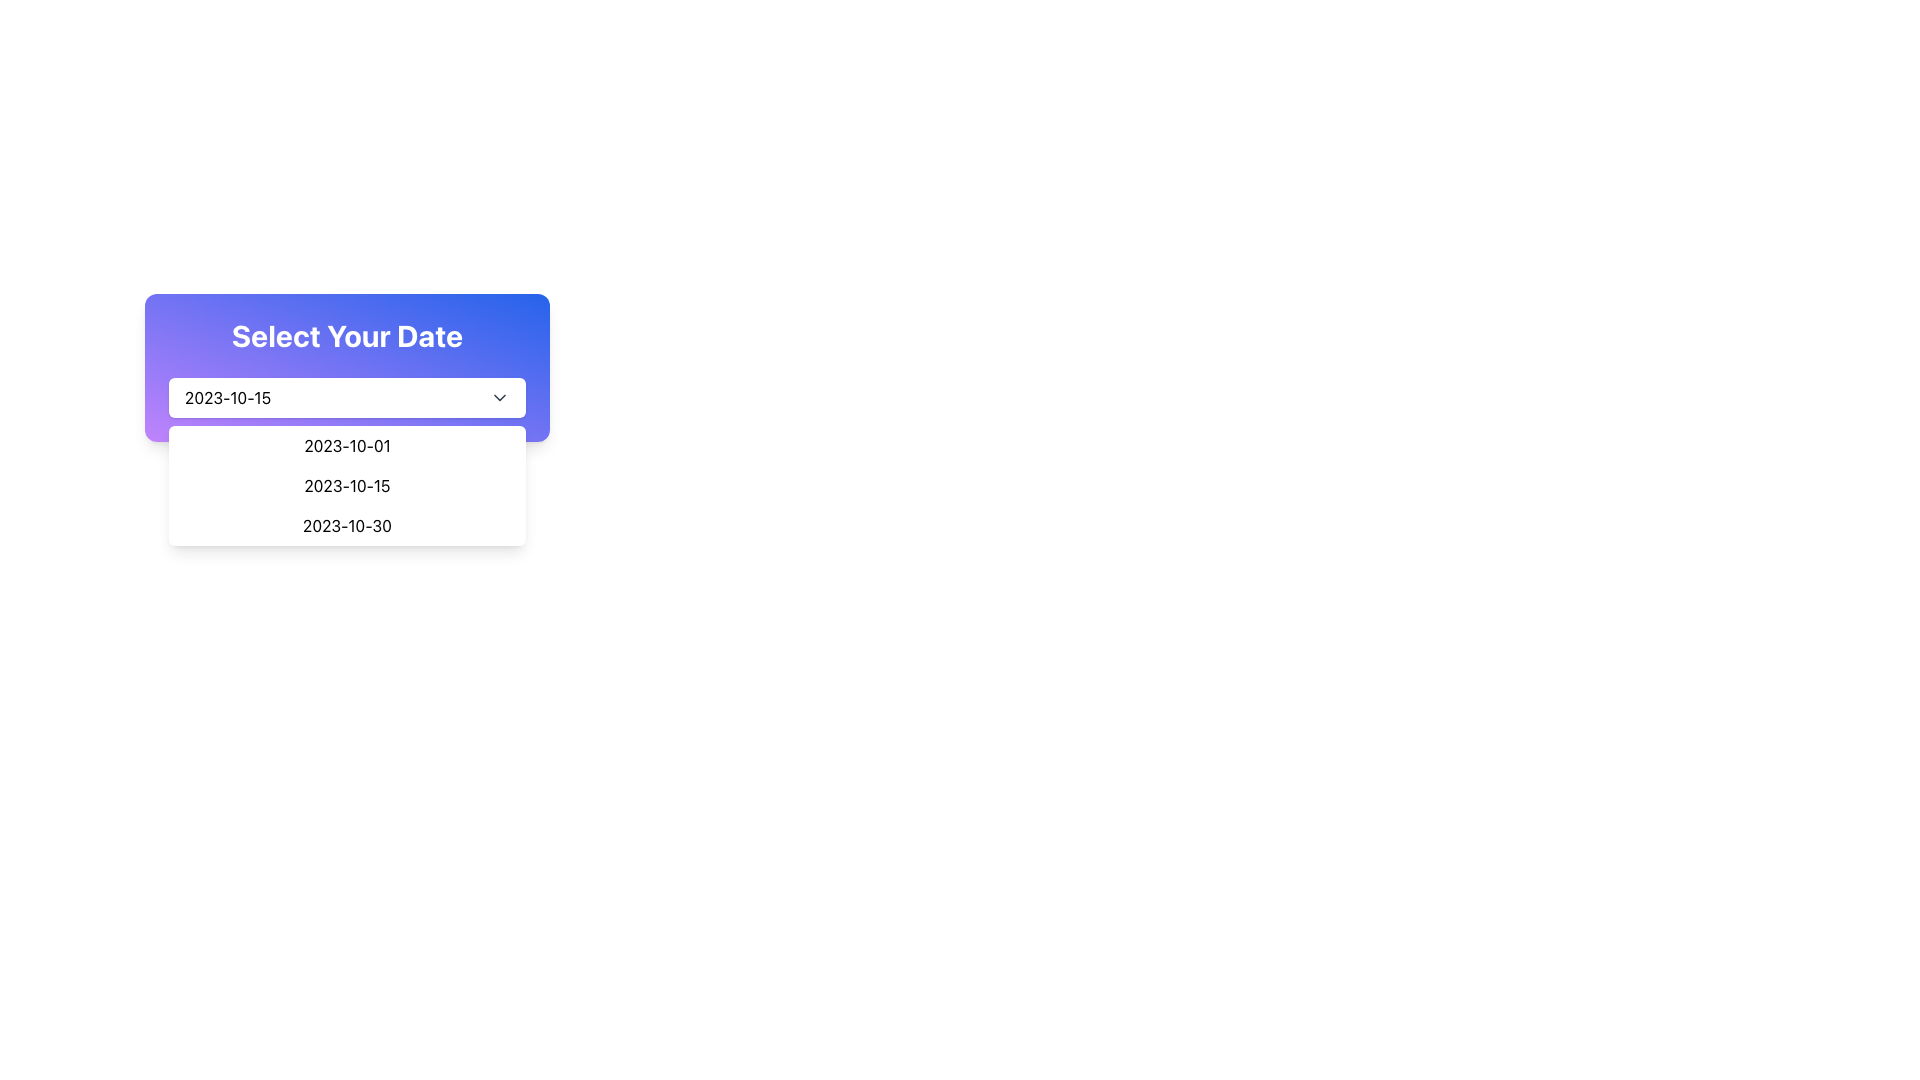 Image resolution: width=1920 pixels, height=1080 pixels. What do you see at coordinates (347, 445) in the screenshot?
I see `the textual item displaying the date '2023-10-01' in the dropdown menu` at bounding box center [347, 445].